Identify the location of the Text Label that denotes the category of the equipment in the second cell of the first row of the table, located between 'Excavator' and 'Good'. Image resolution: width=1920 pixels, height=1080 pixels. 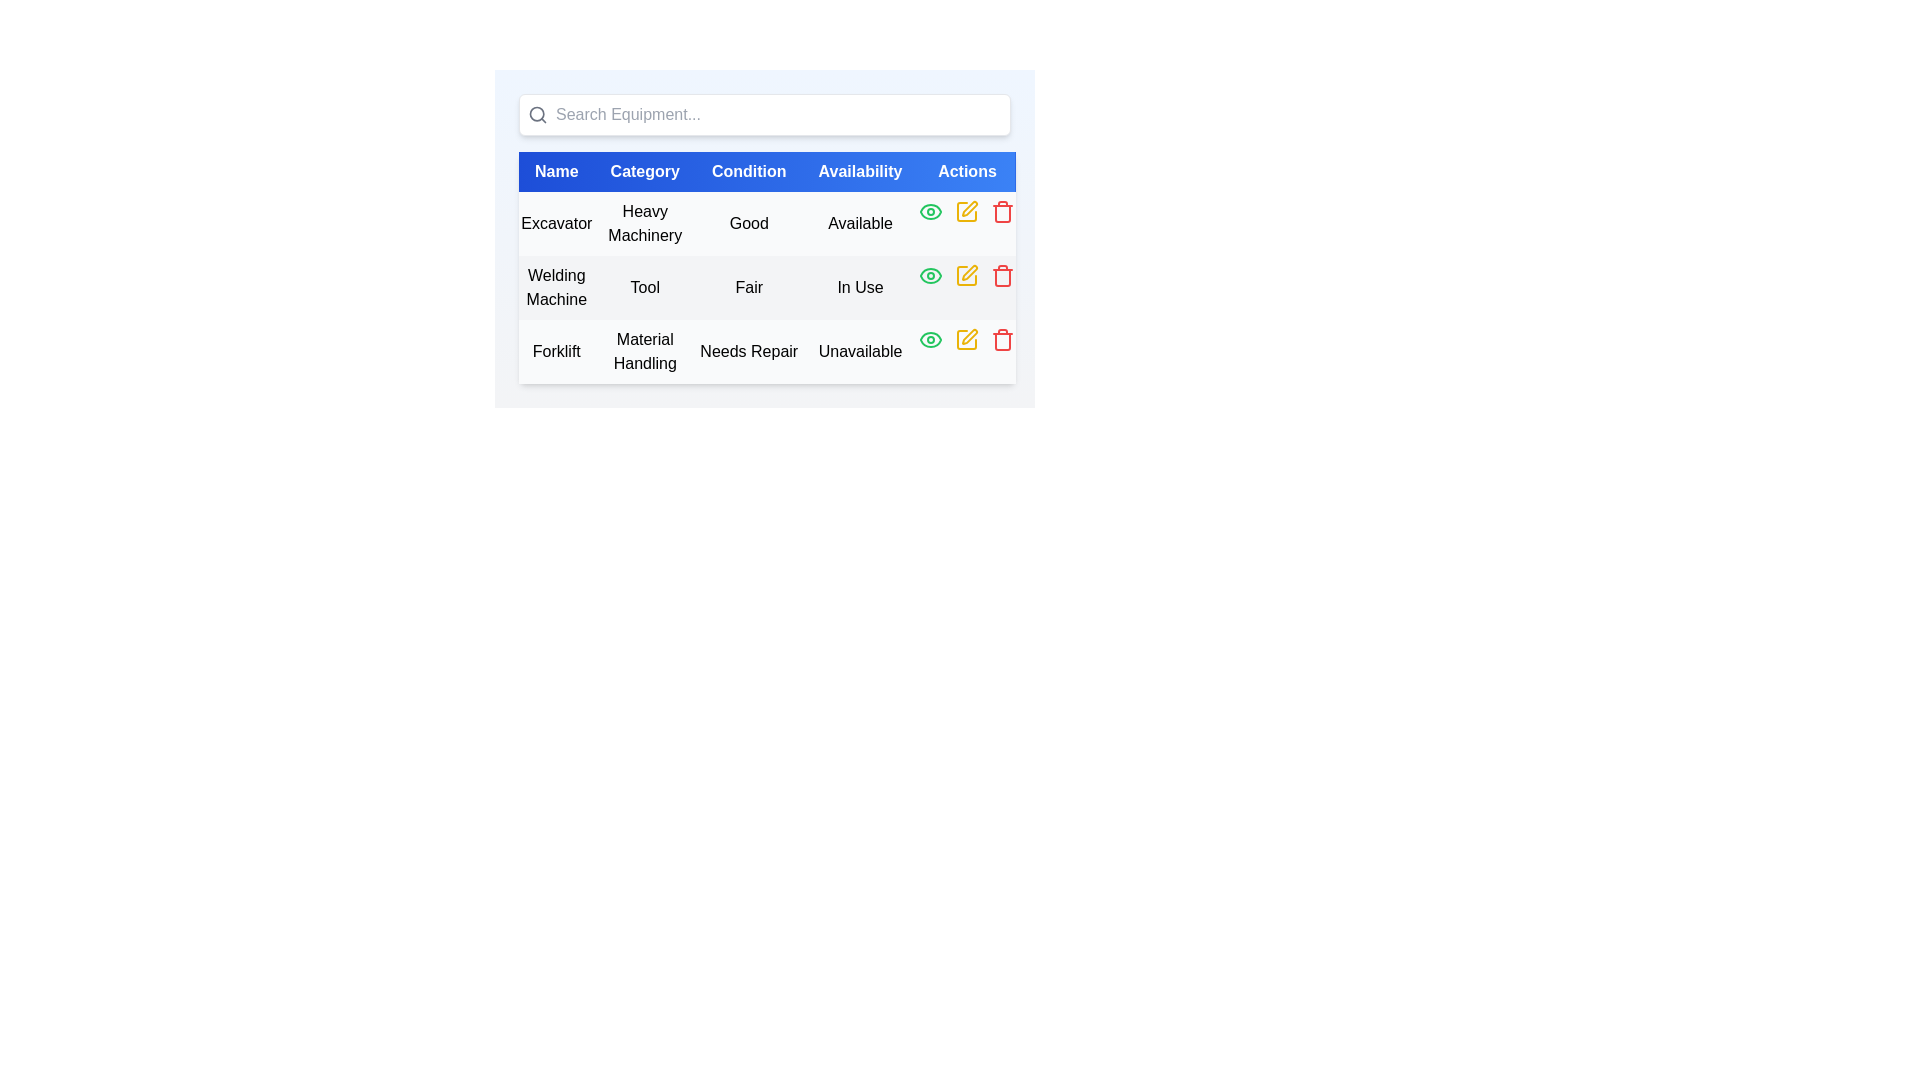
(644, 223).